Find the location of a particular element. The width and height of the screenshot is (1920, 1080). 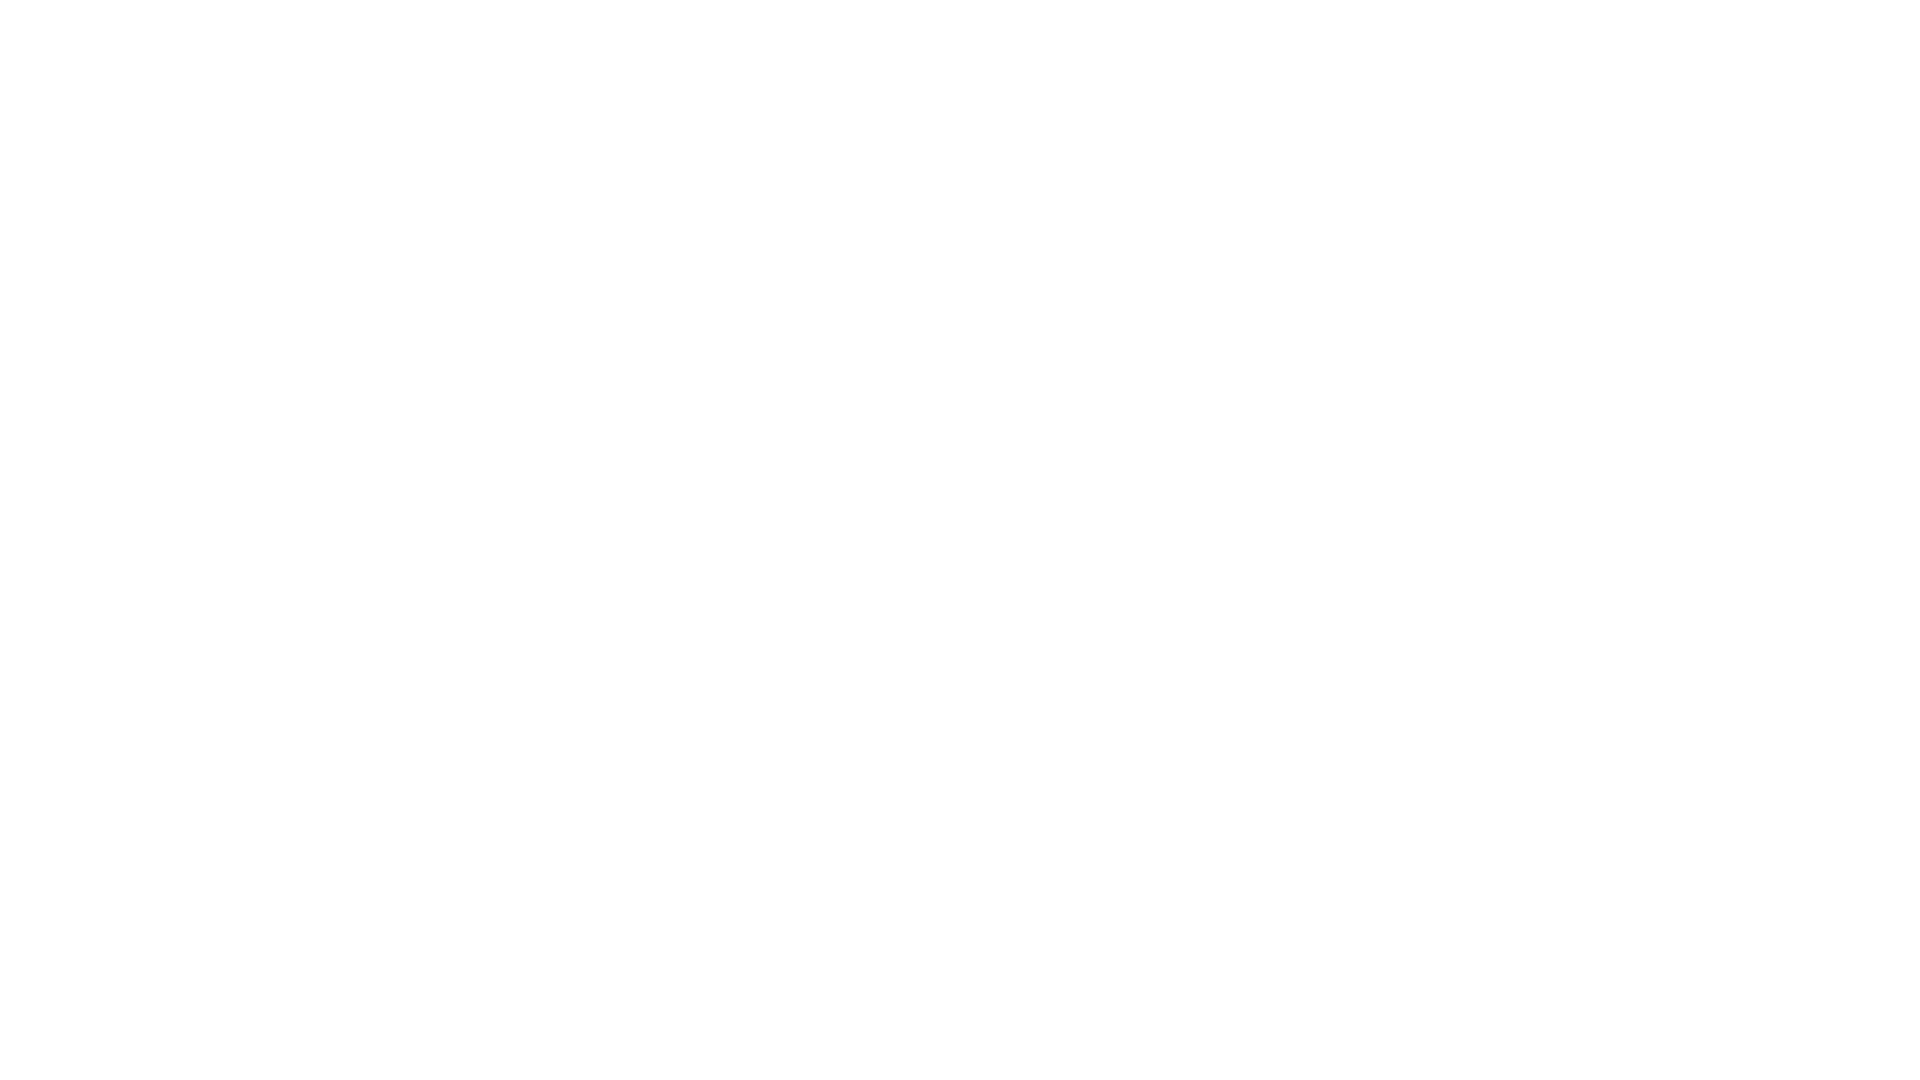

Request Demo is located at coordinates (654, 731).